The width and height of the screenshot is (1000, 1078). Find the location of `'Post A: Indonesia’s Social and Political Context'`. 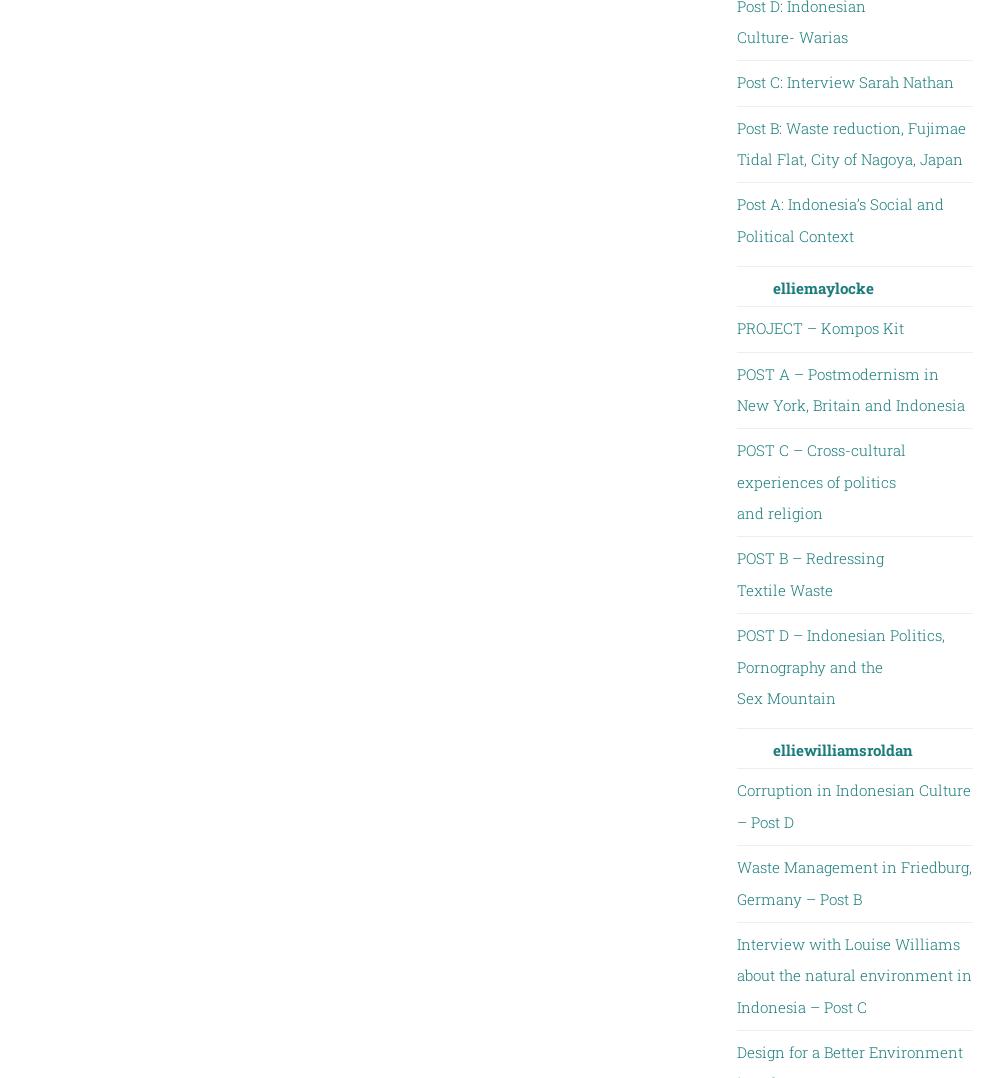

'Post A: Indonesia’s Social and Political Context' is located at coordinates (735, 219).